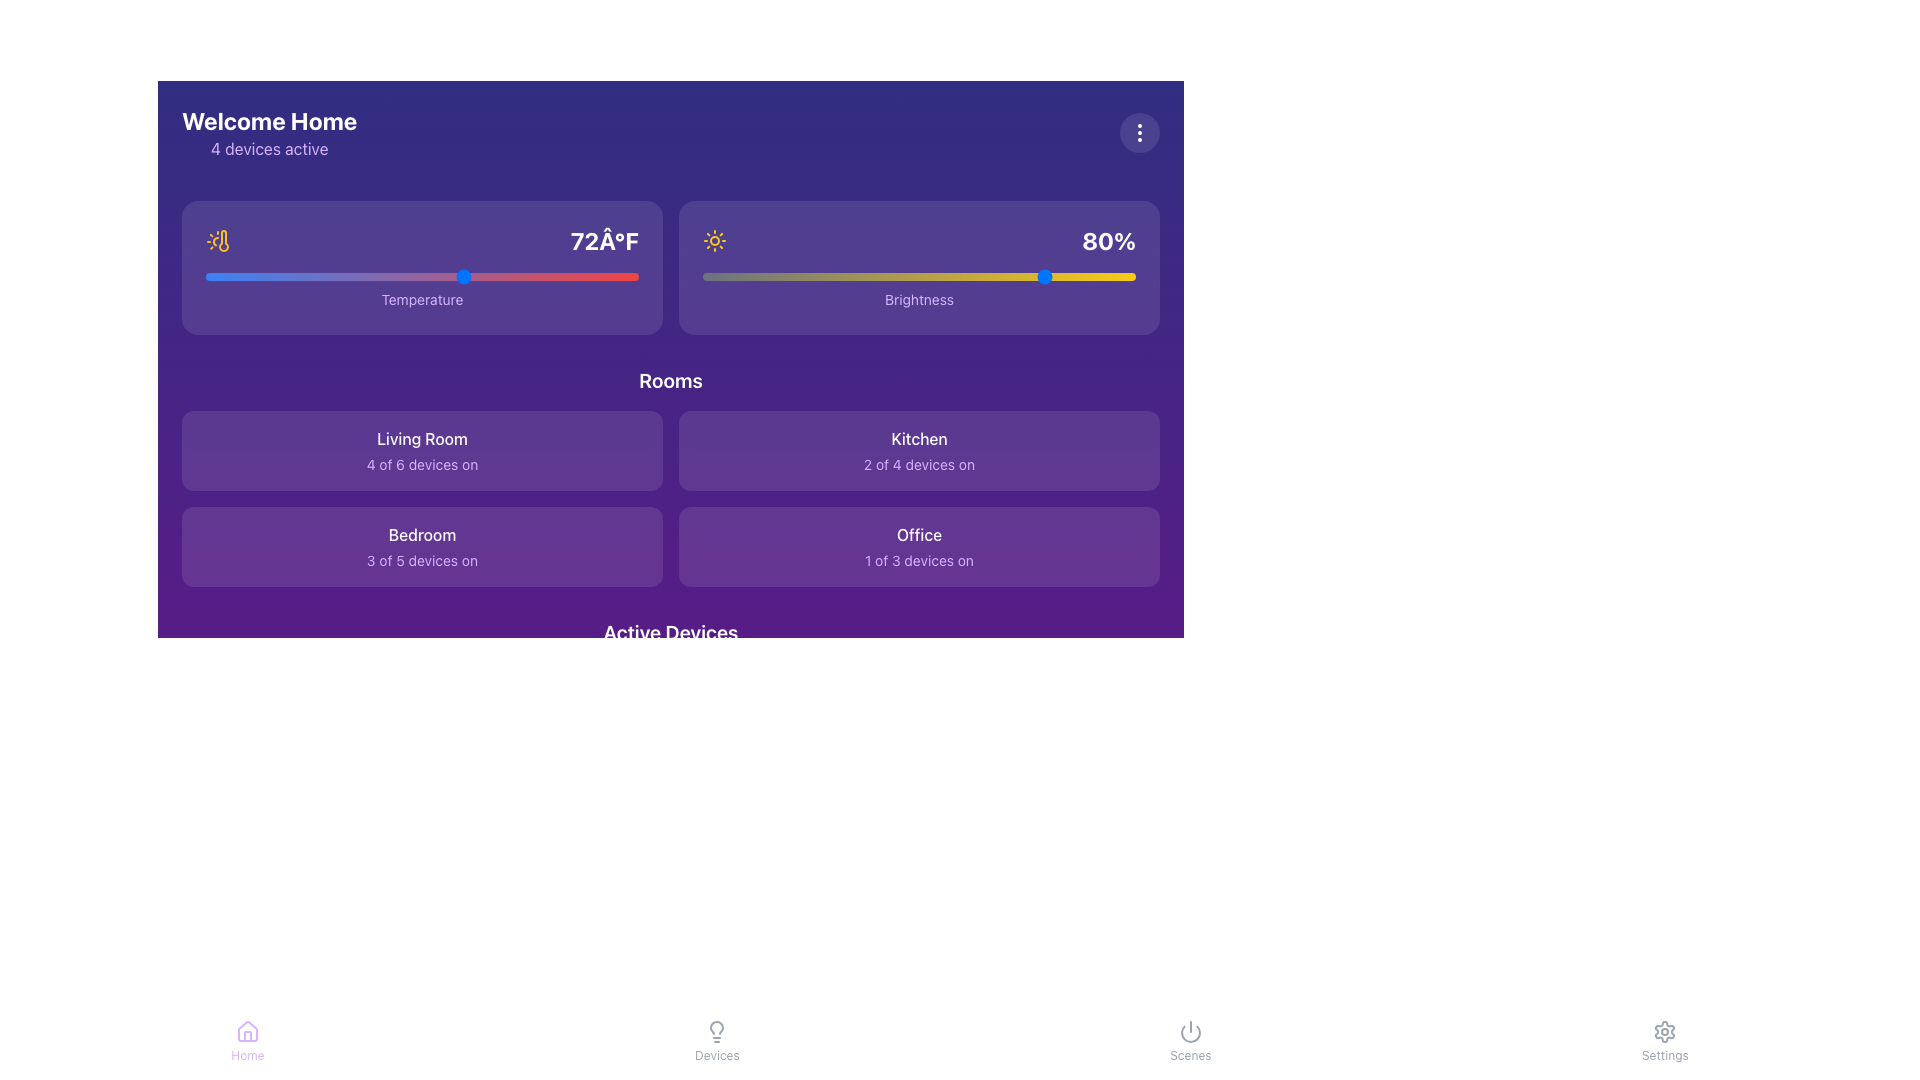 This screenshot has height=1080, width=1920. Describe the element at coordinates (421, 451) in the screenshot. I see `the 'Living Room' Card UI component, which displays a summary of devices in this room and is located in the top-left section of the 'Rooms' grid layout` at that location.